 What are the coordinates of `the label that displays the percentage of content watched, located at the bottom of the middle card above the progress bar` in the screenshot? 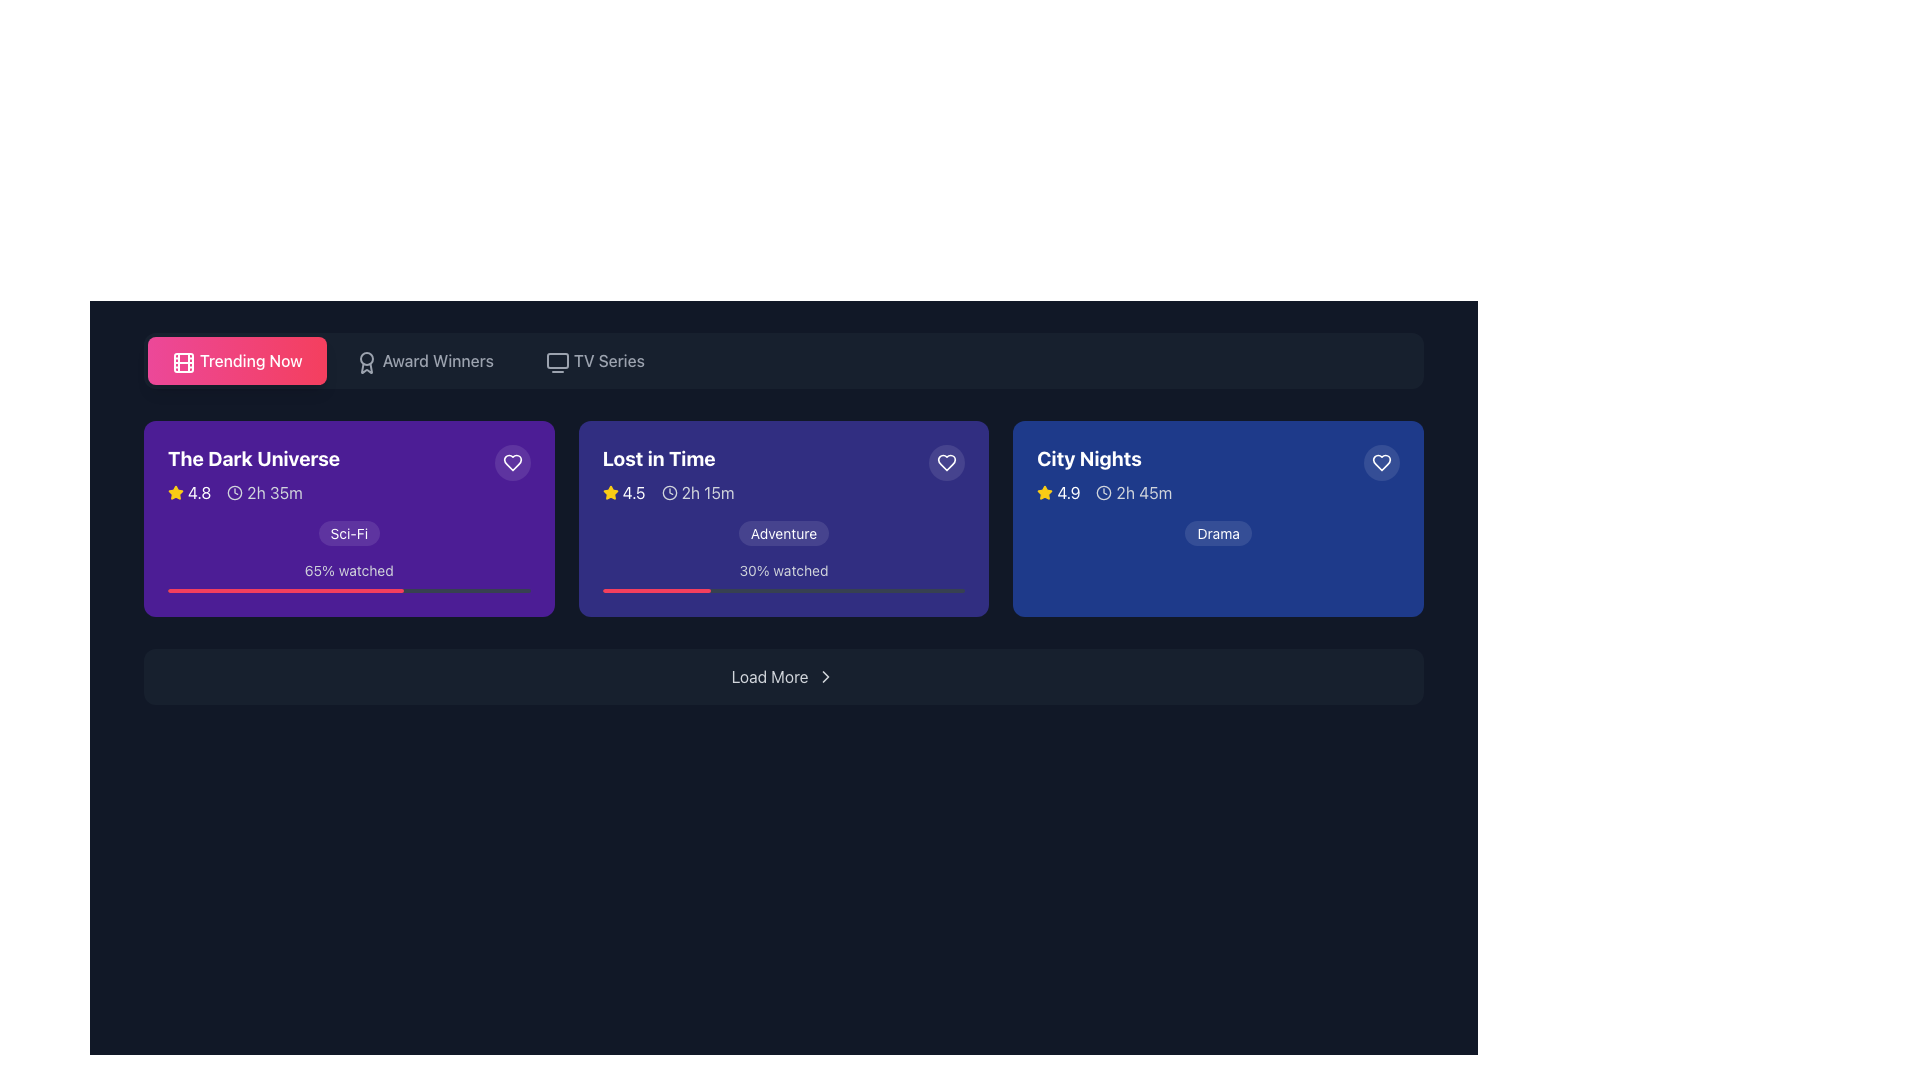 It's located at (782, 570).